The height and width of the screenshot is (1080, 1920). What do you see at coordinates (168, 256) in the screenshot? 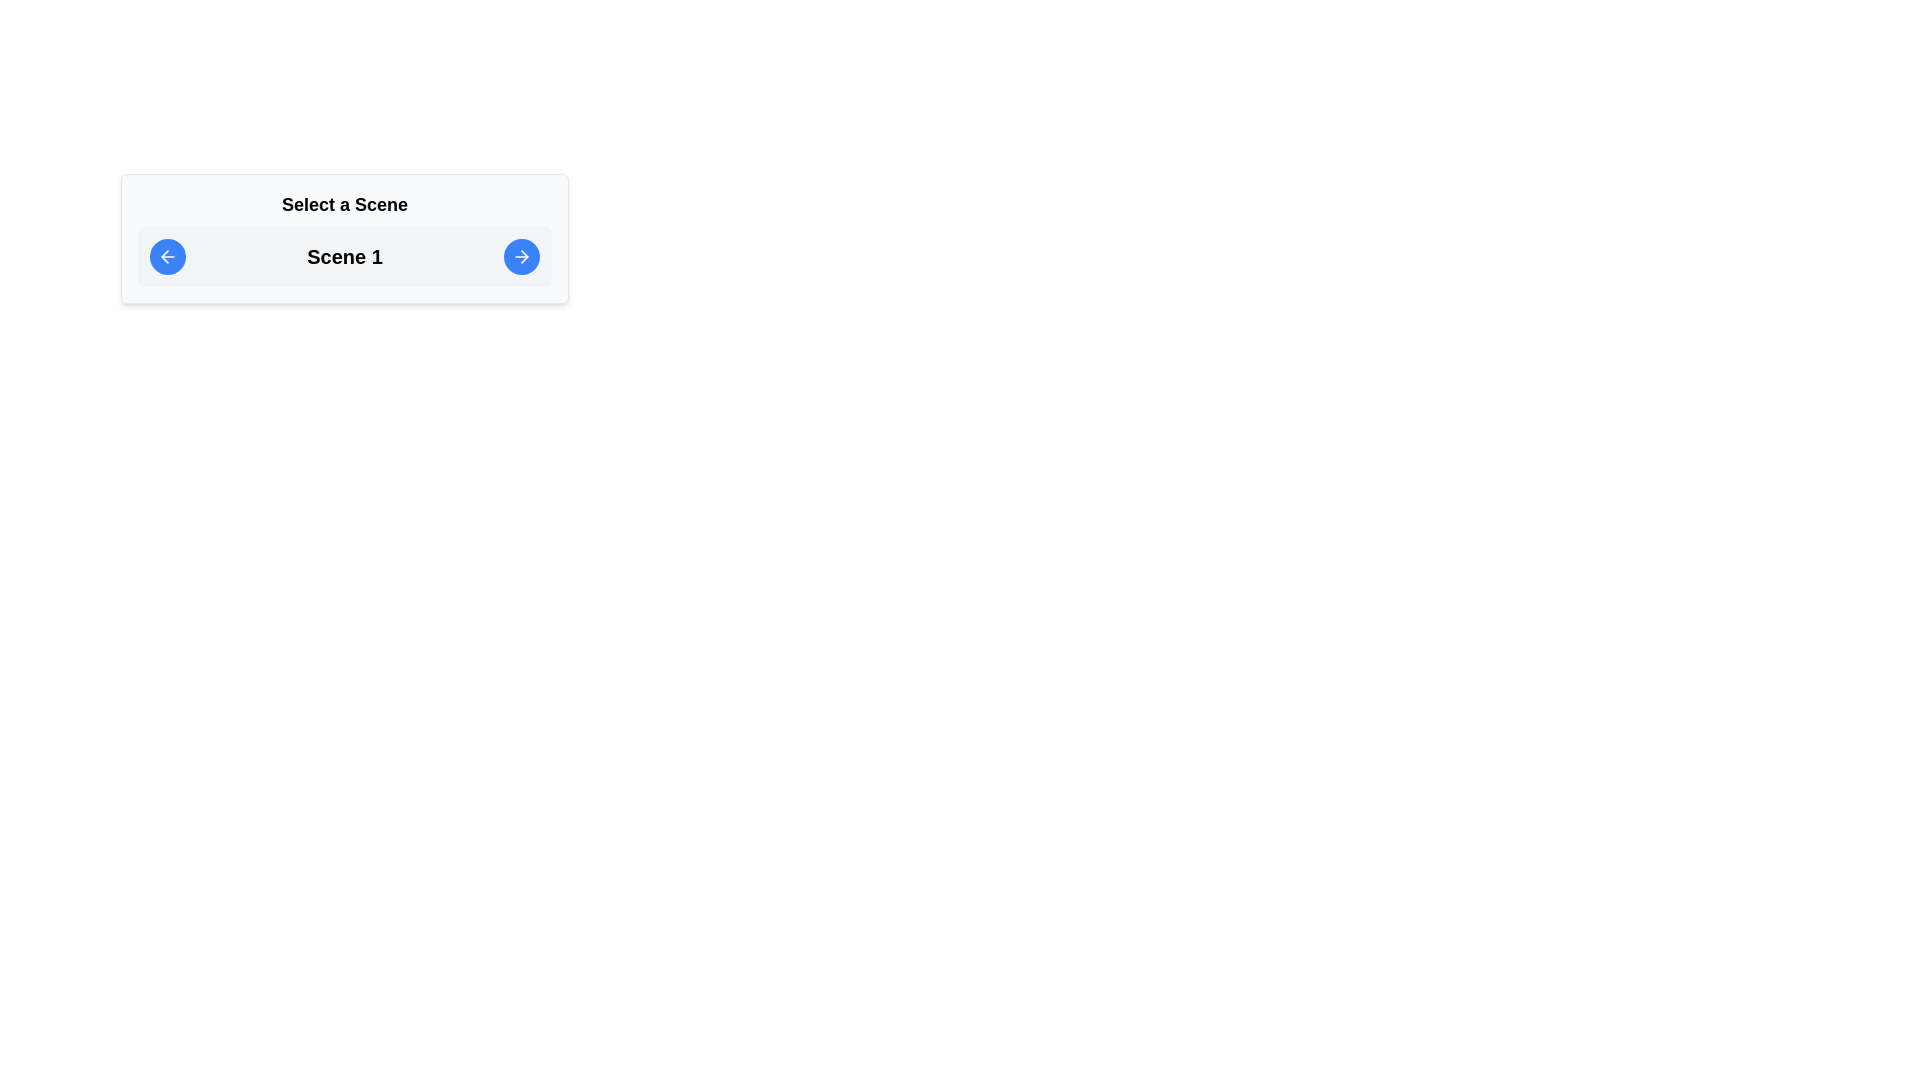
I see `the leftward-pointing arrow icon within the blue circular button` at bounding box center [168, 256].